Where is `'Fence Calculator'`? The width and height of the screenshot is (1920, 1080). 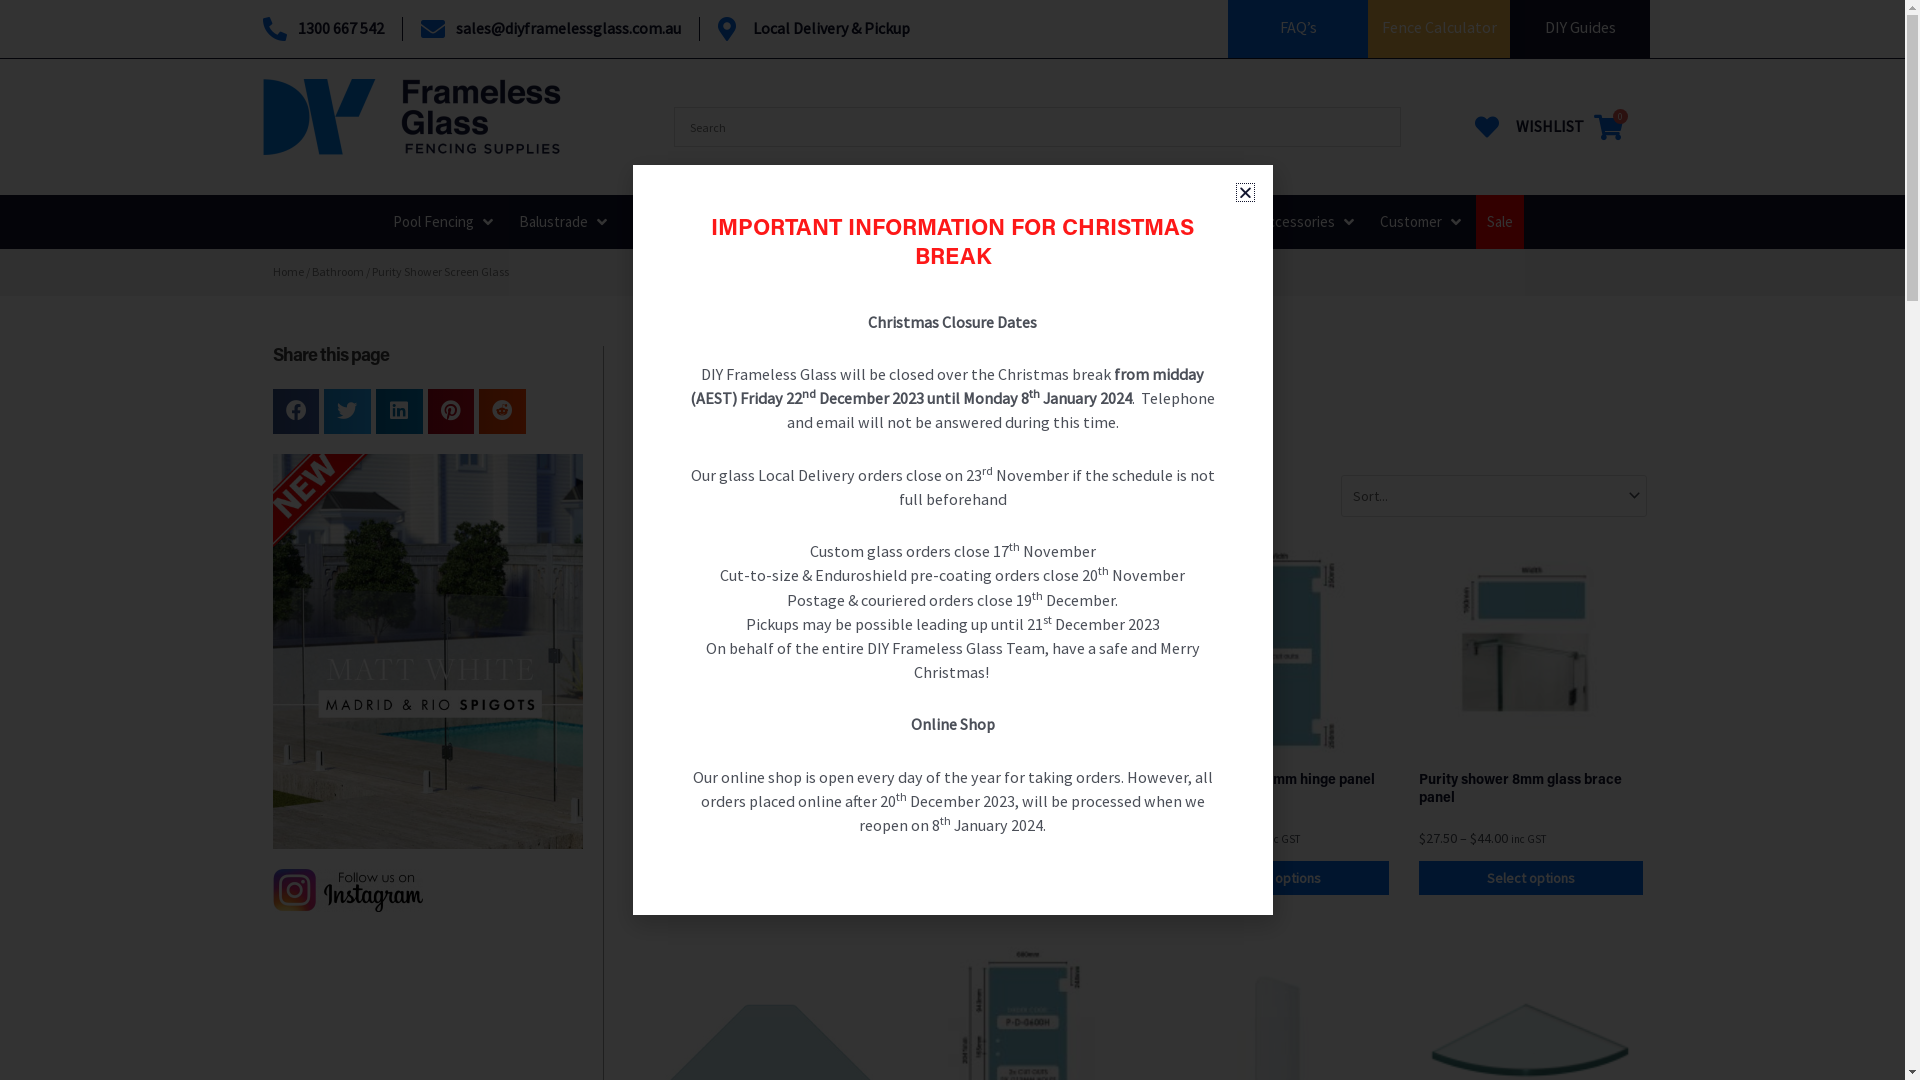
'Fence Calculator' is located at coordinates (1381, 27).